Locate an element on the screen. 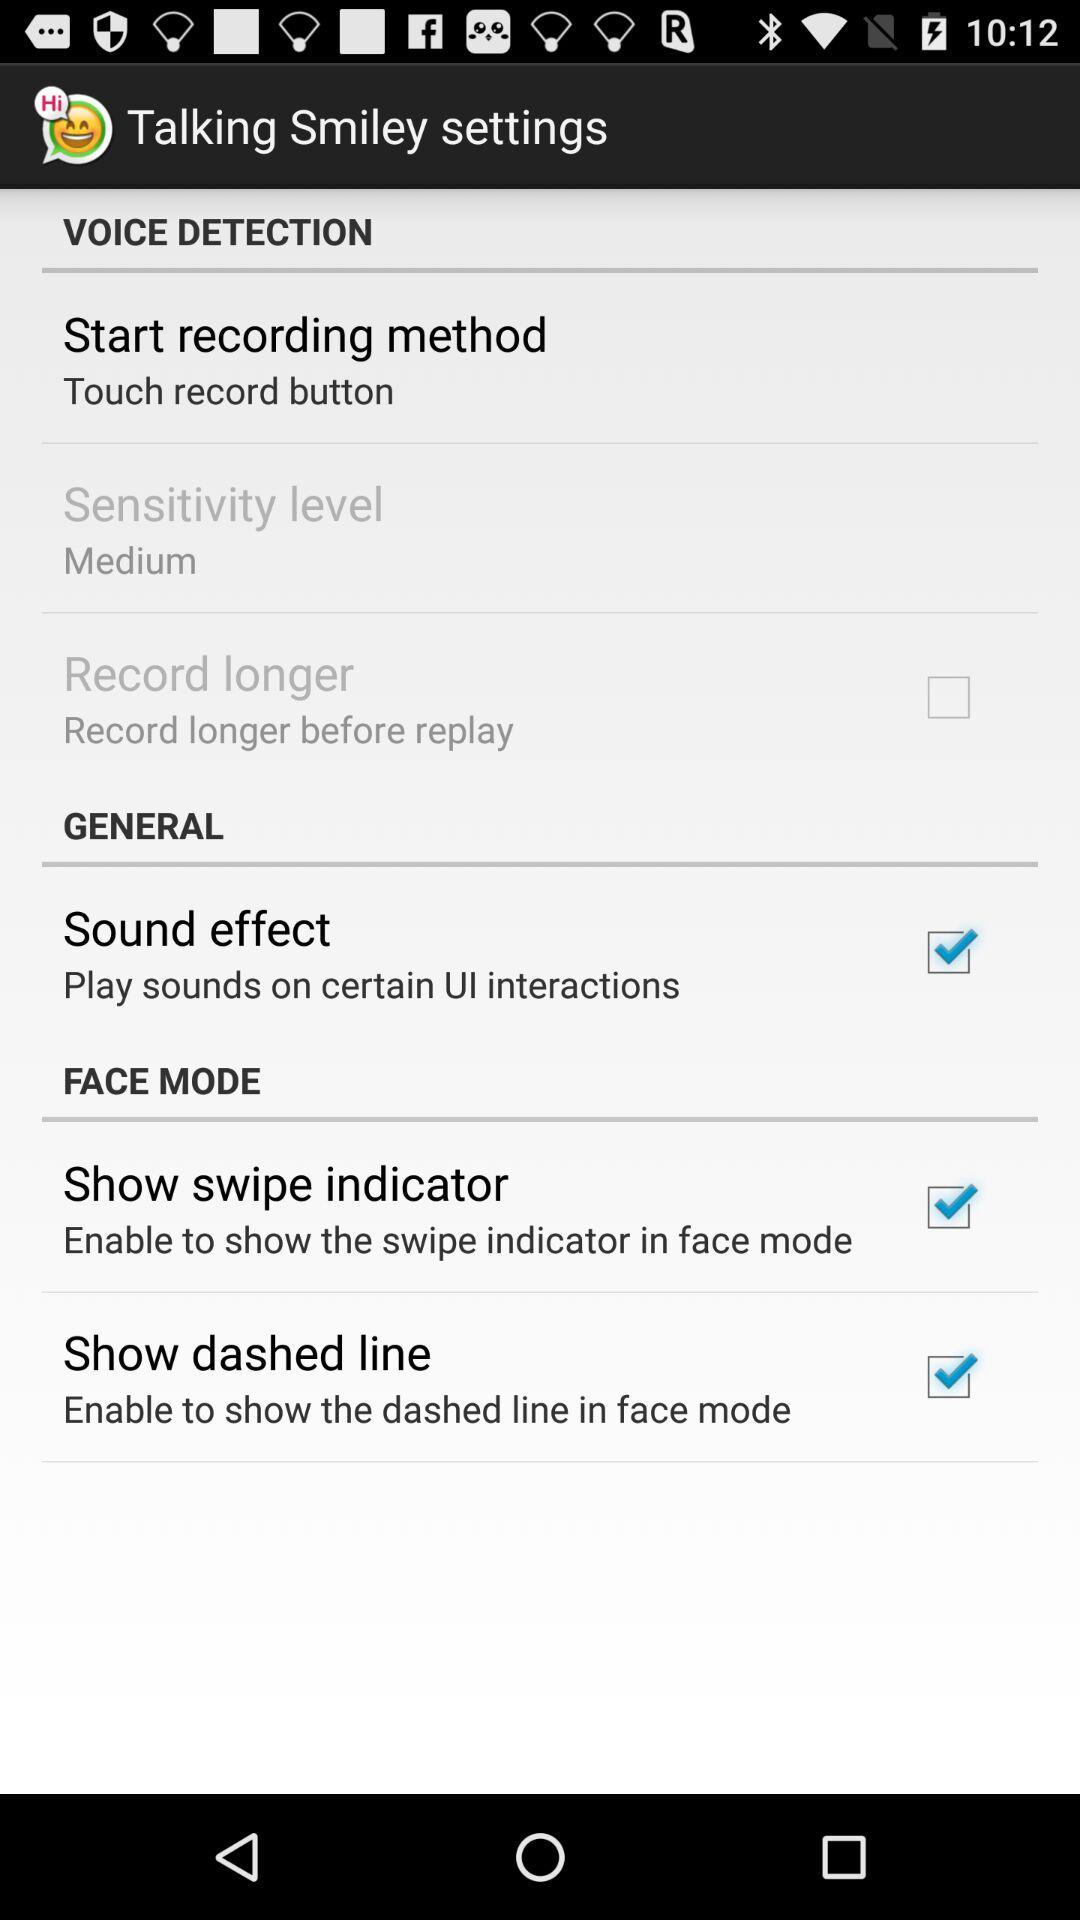 Image resolution: width=1080 pixels, height=1920 pixels. medium app is located at coordinates (130, 559).